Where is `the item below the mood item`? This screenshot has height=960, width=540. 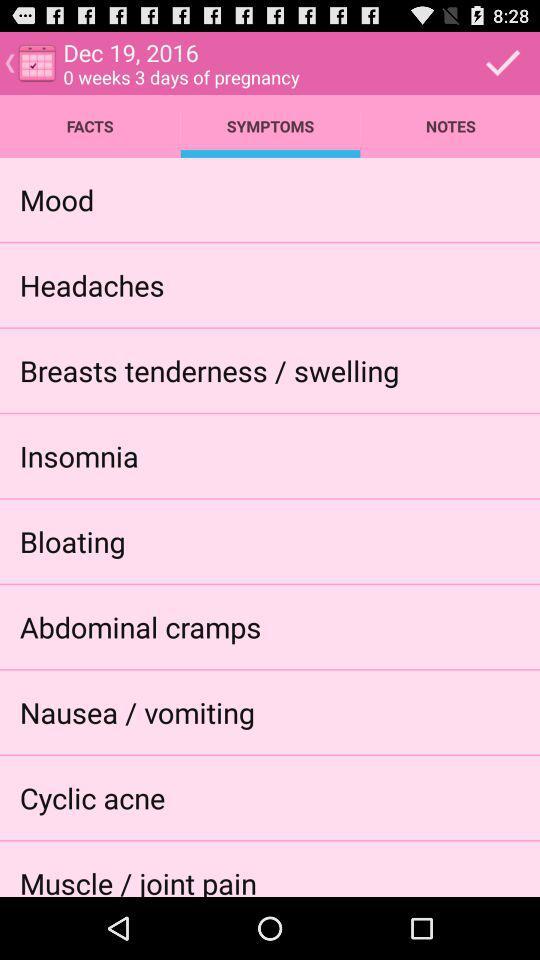 the item below the mood item is located at coordinates (91, 283).